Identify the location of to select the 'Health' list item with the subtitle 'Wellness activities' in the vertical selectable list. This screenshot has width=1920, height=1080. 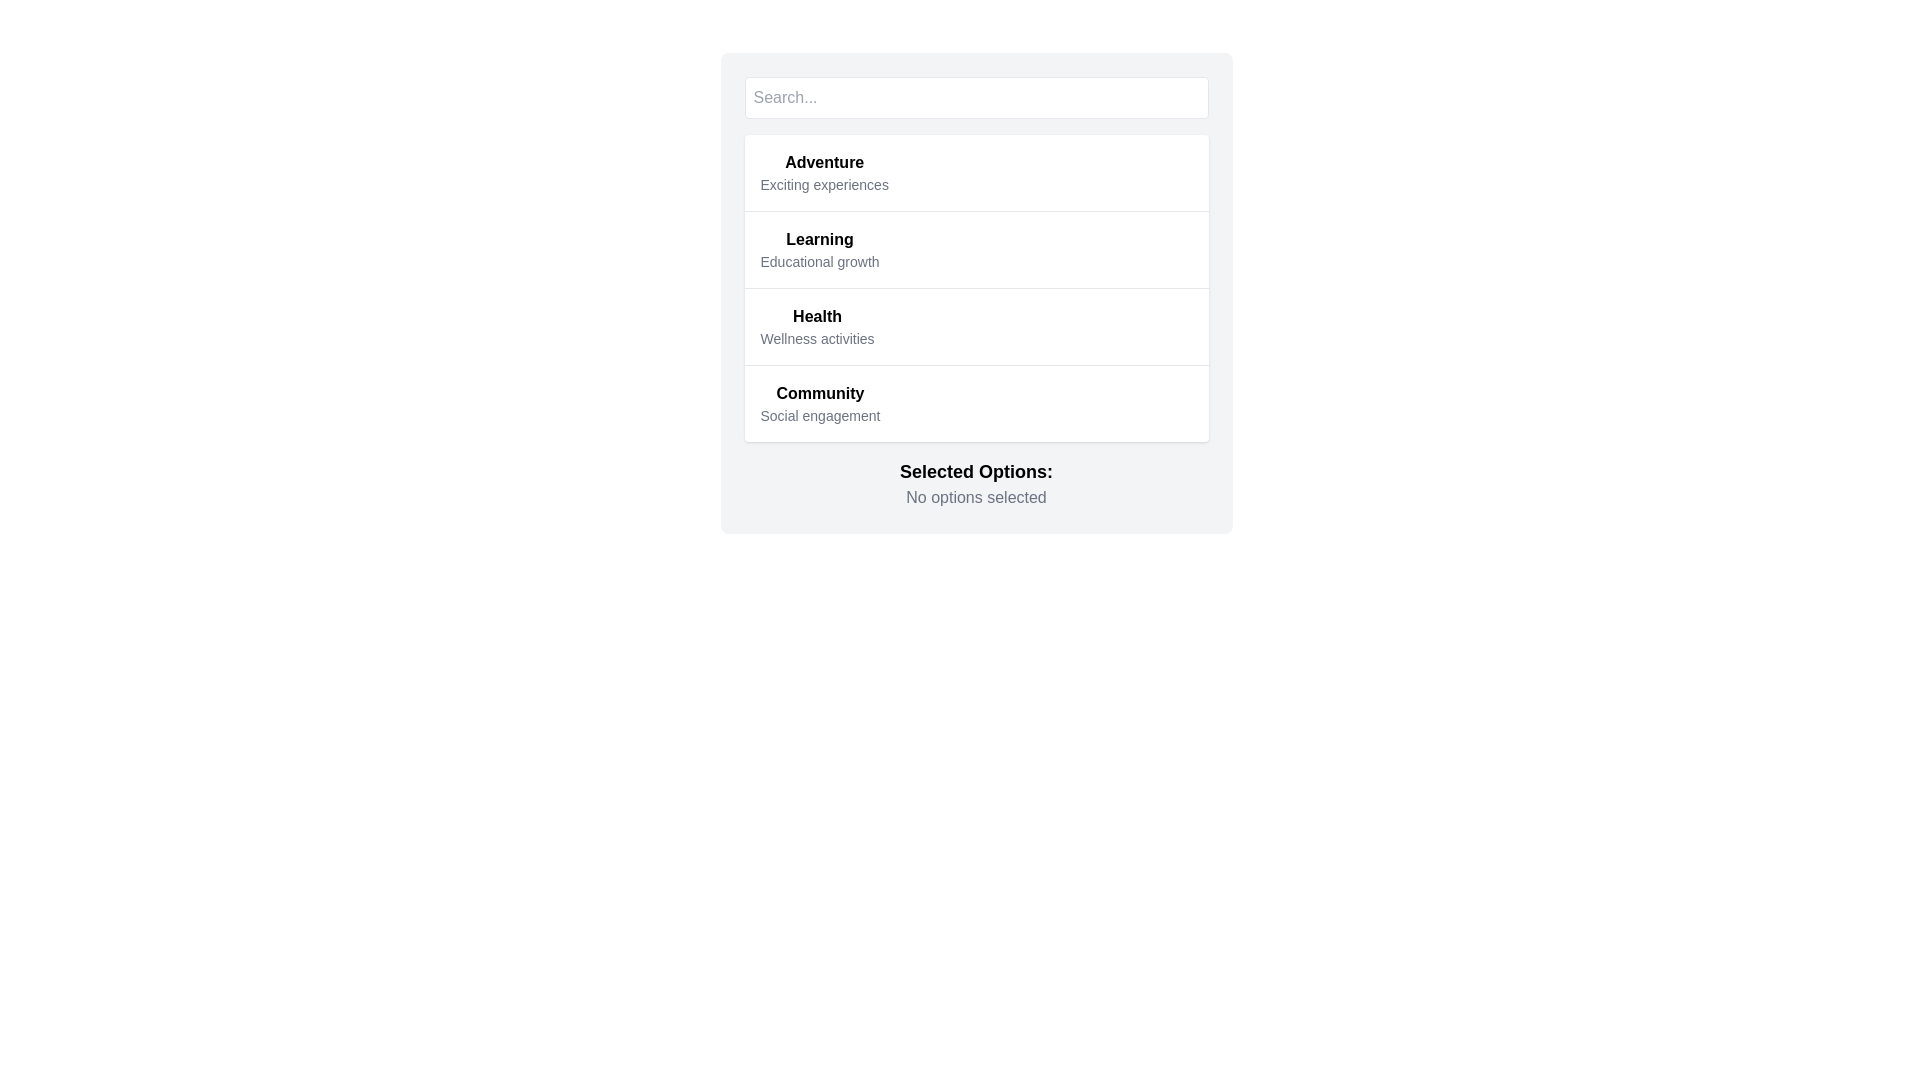
(976, 325).